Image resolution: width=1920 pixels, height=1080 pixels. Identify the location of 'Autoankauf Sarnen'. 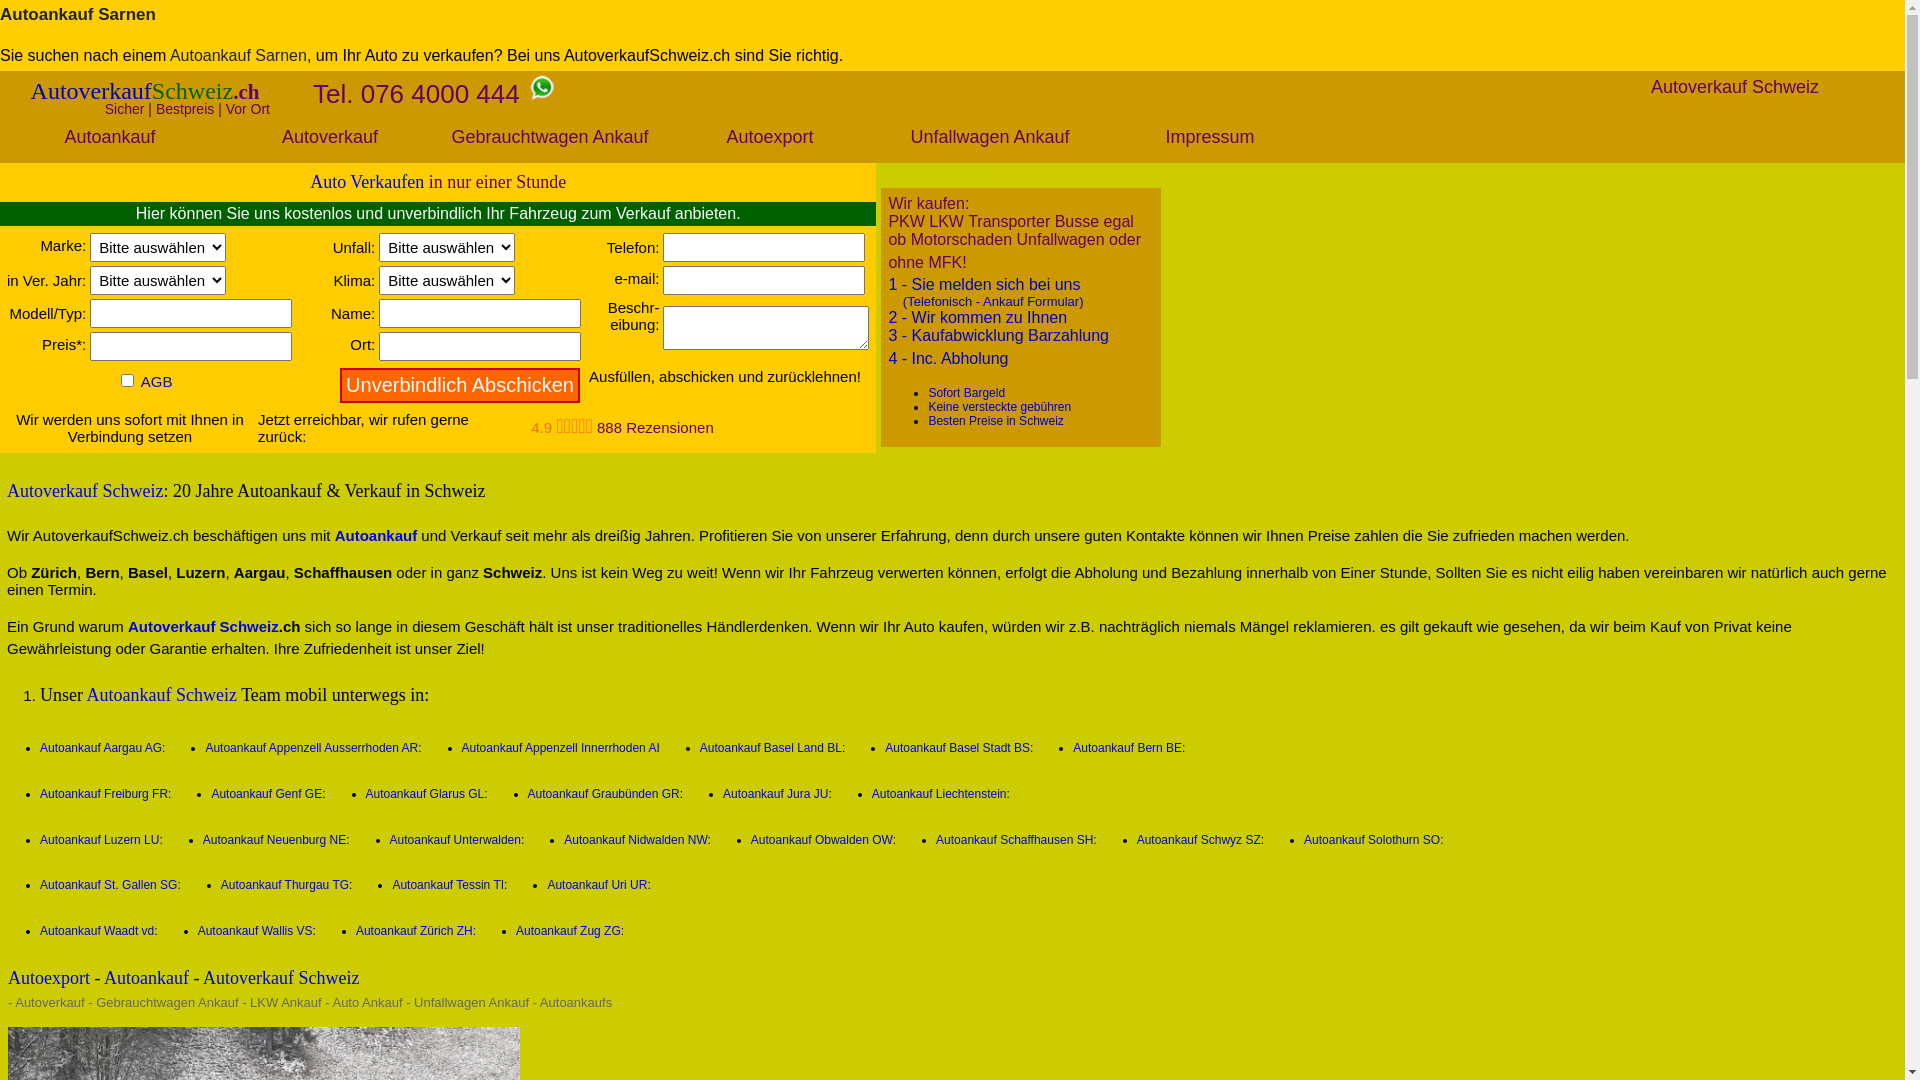
(77, 14).